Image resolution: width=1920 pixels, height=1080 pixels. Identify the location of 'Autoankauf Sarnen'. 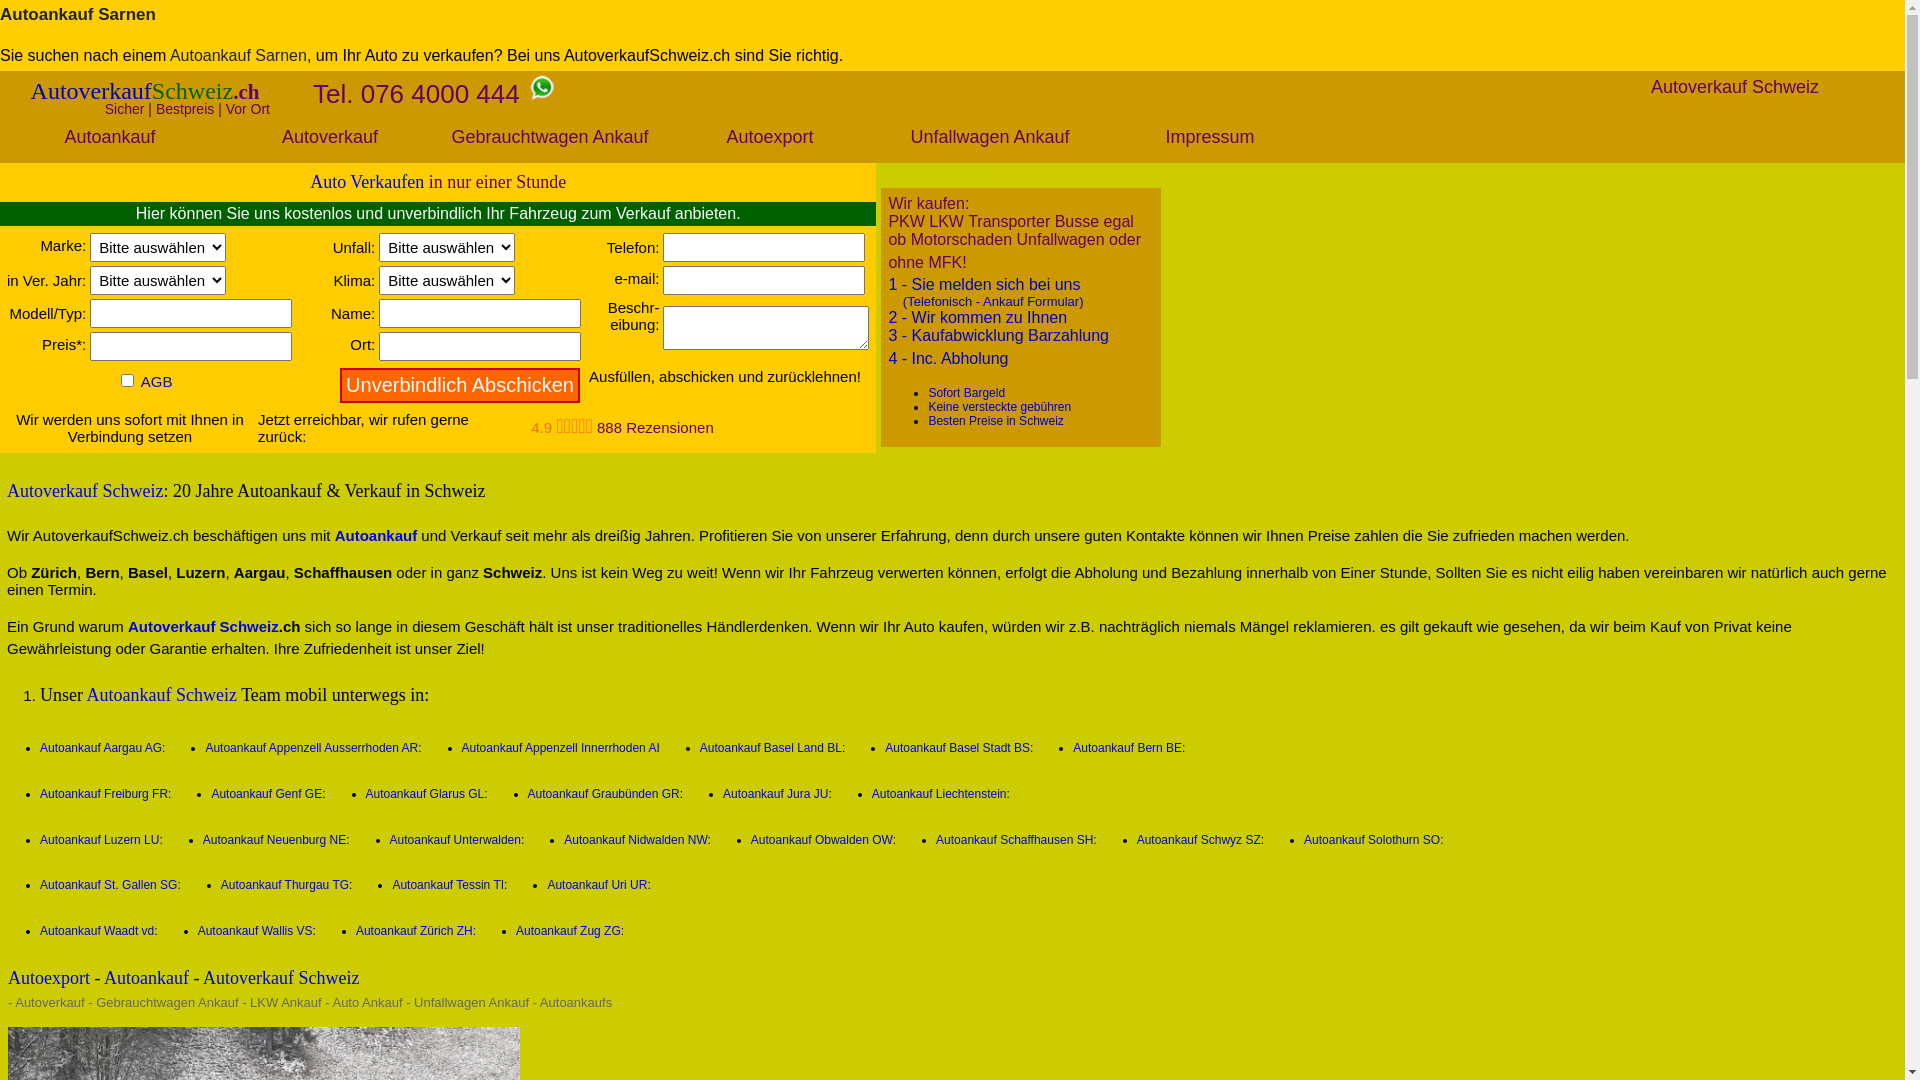
(77, 14).